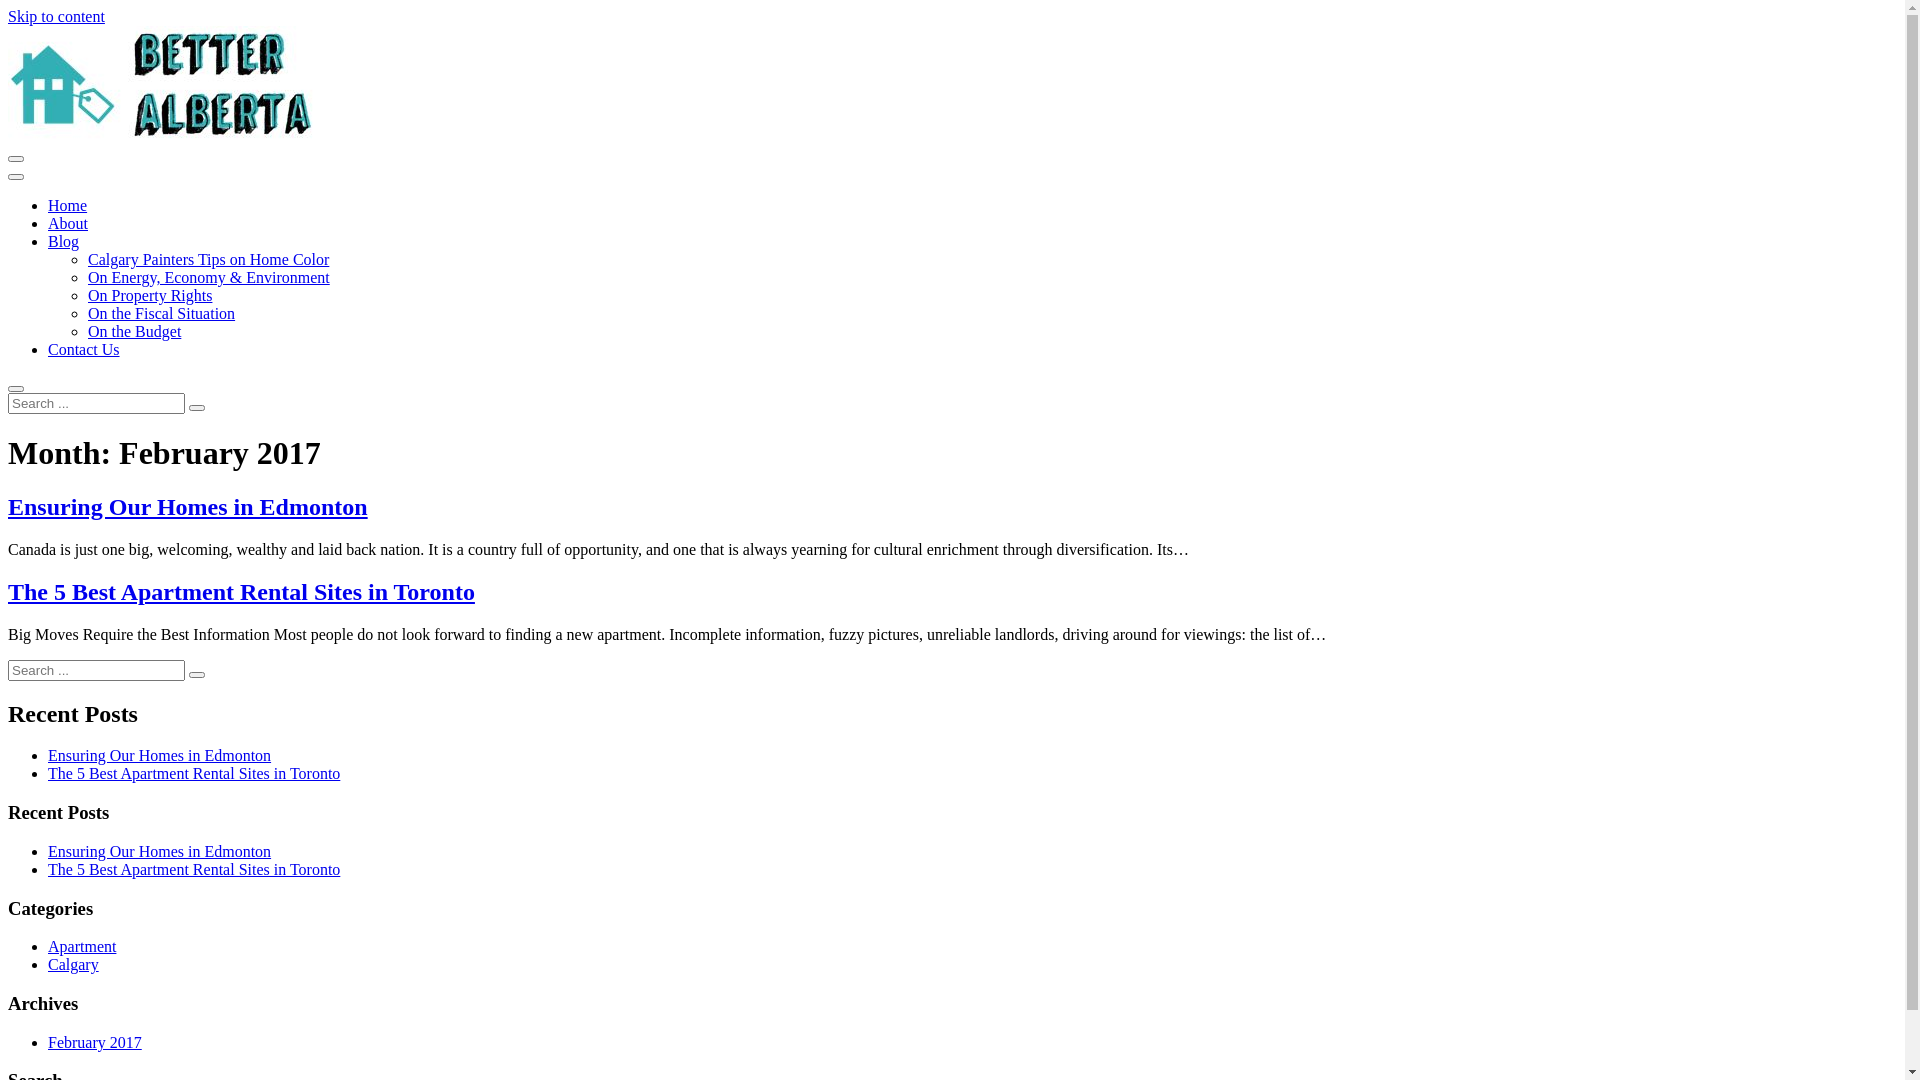 This screenshot has width=1920, height=1080. What do you see at coordinates (86, 295) in the screenshot?
I see `'On Property Rights'` at bounding box center [86, 295].